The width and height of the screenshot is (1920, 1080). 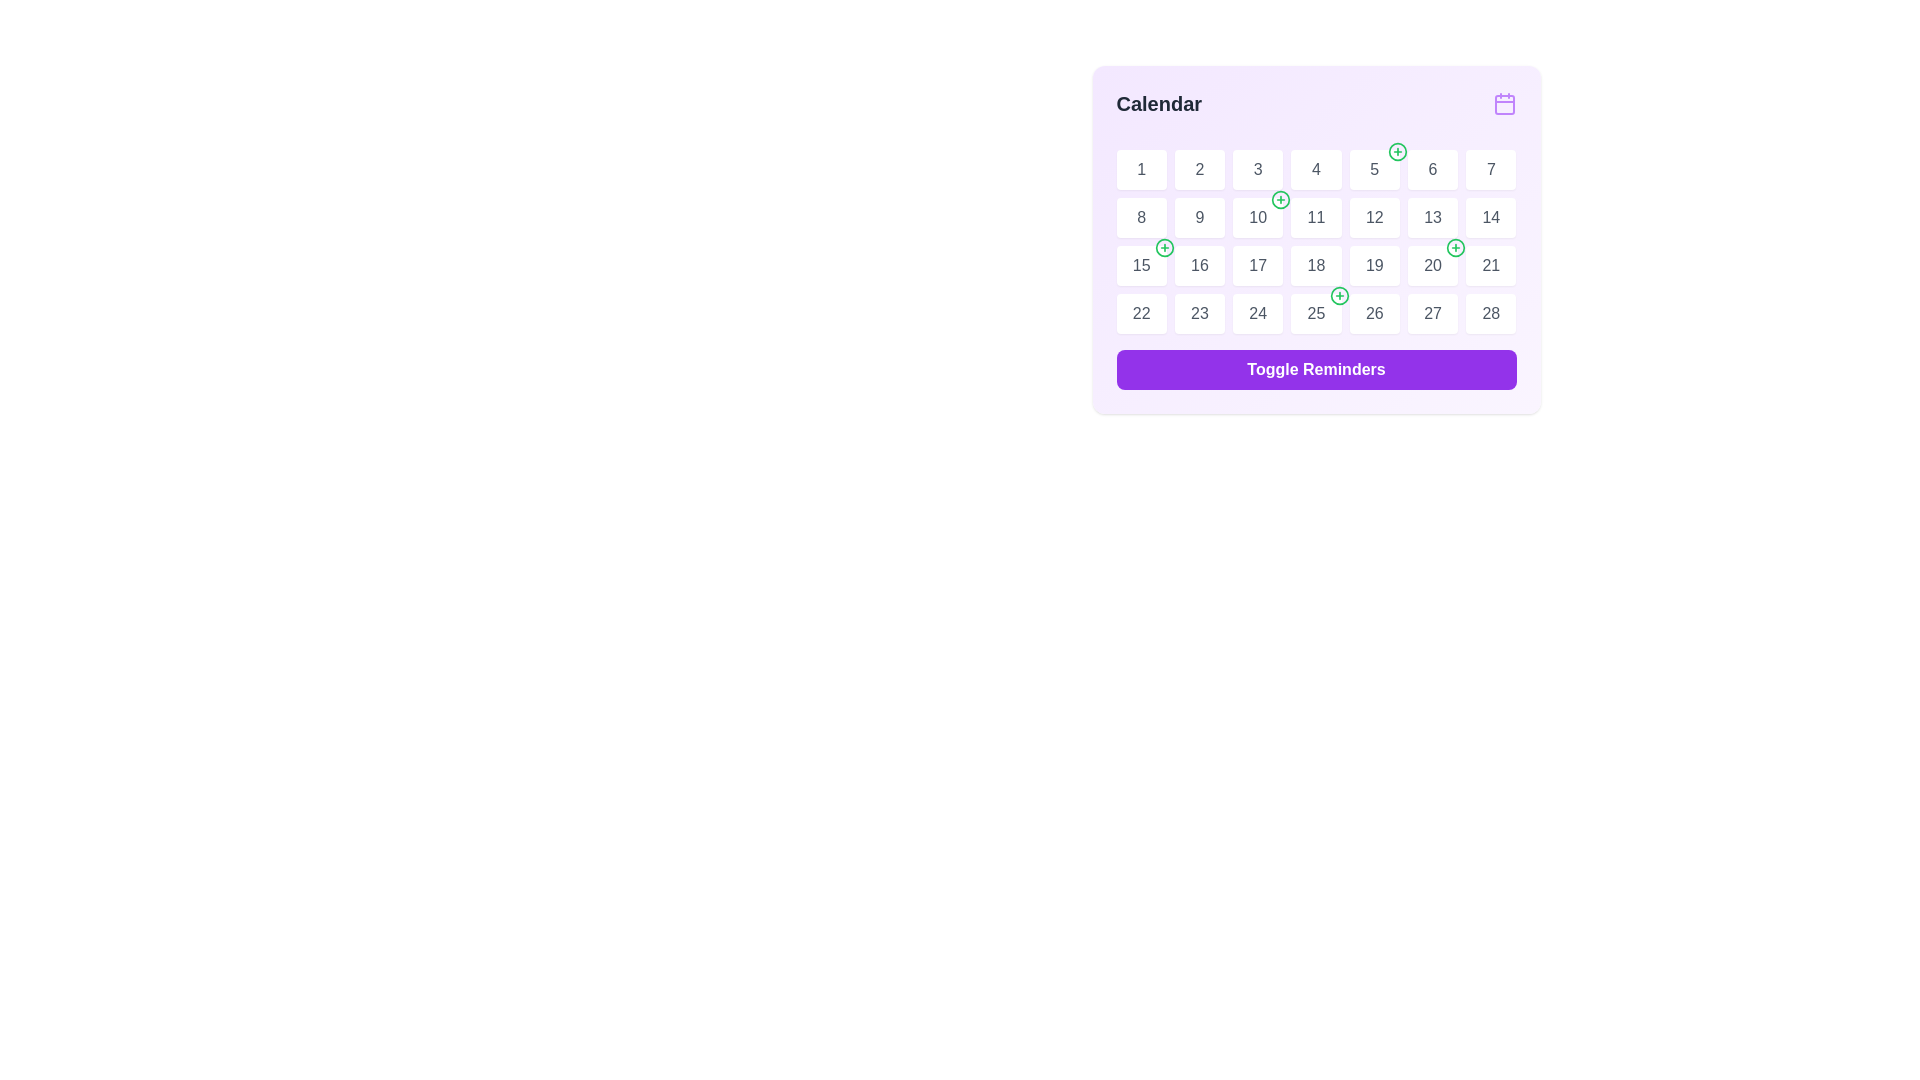 What do you see at coordinates (1373, 313) in the screenshot?
I see `the text label displaying the number '26' in dark gray font, located in the last row and fifth column of the calendar interface` at bounding box center [1373, 313].